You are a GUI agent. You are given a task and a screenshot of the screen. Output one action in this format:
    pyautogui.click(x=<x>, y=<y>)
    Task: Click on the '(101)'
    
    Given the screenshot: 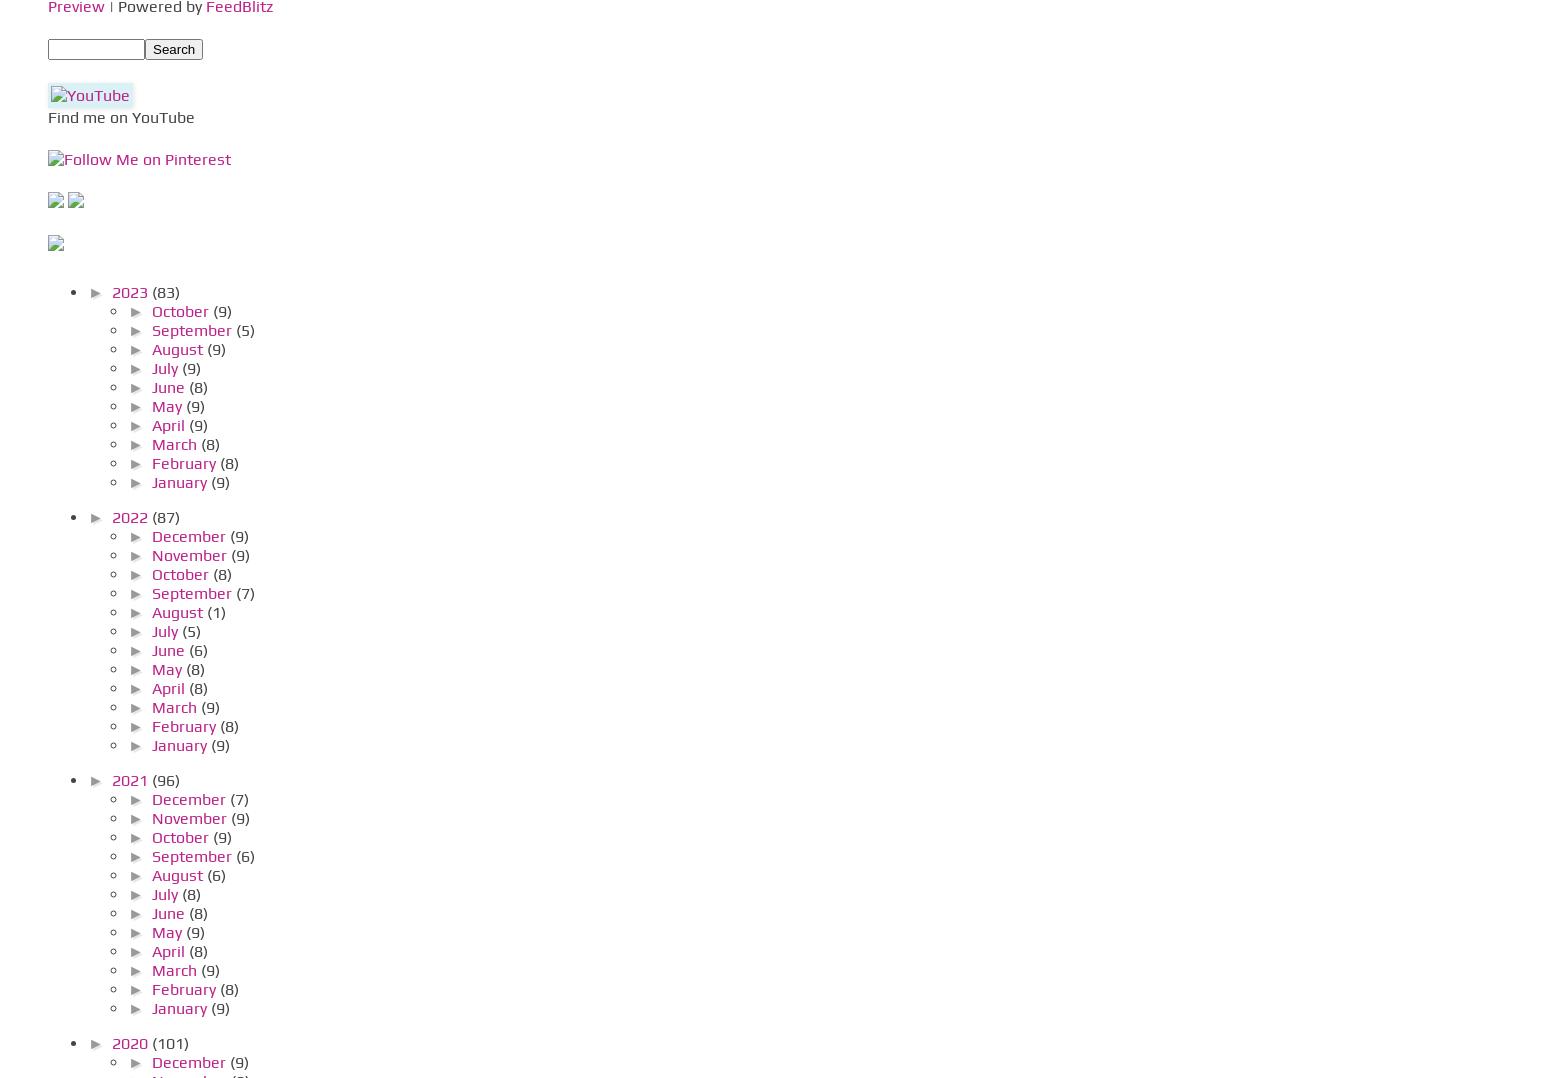 What is the action you would take?
    pyautogui.click(x=169, y=1042)
    